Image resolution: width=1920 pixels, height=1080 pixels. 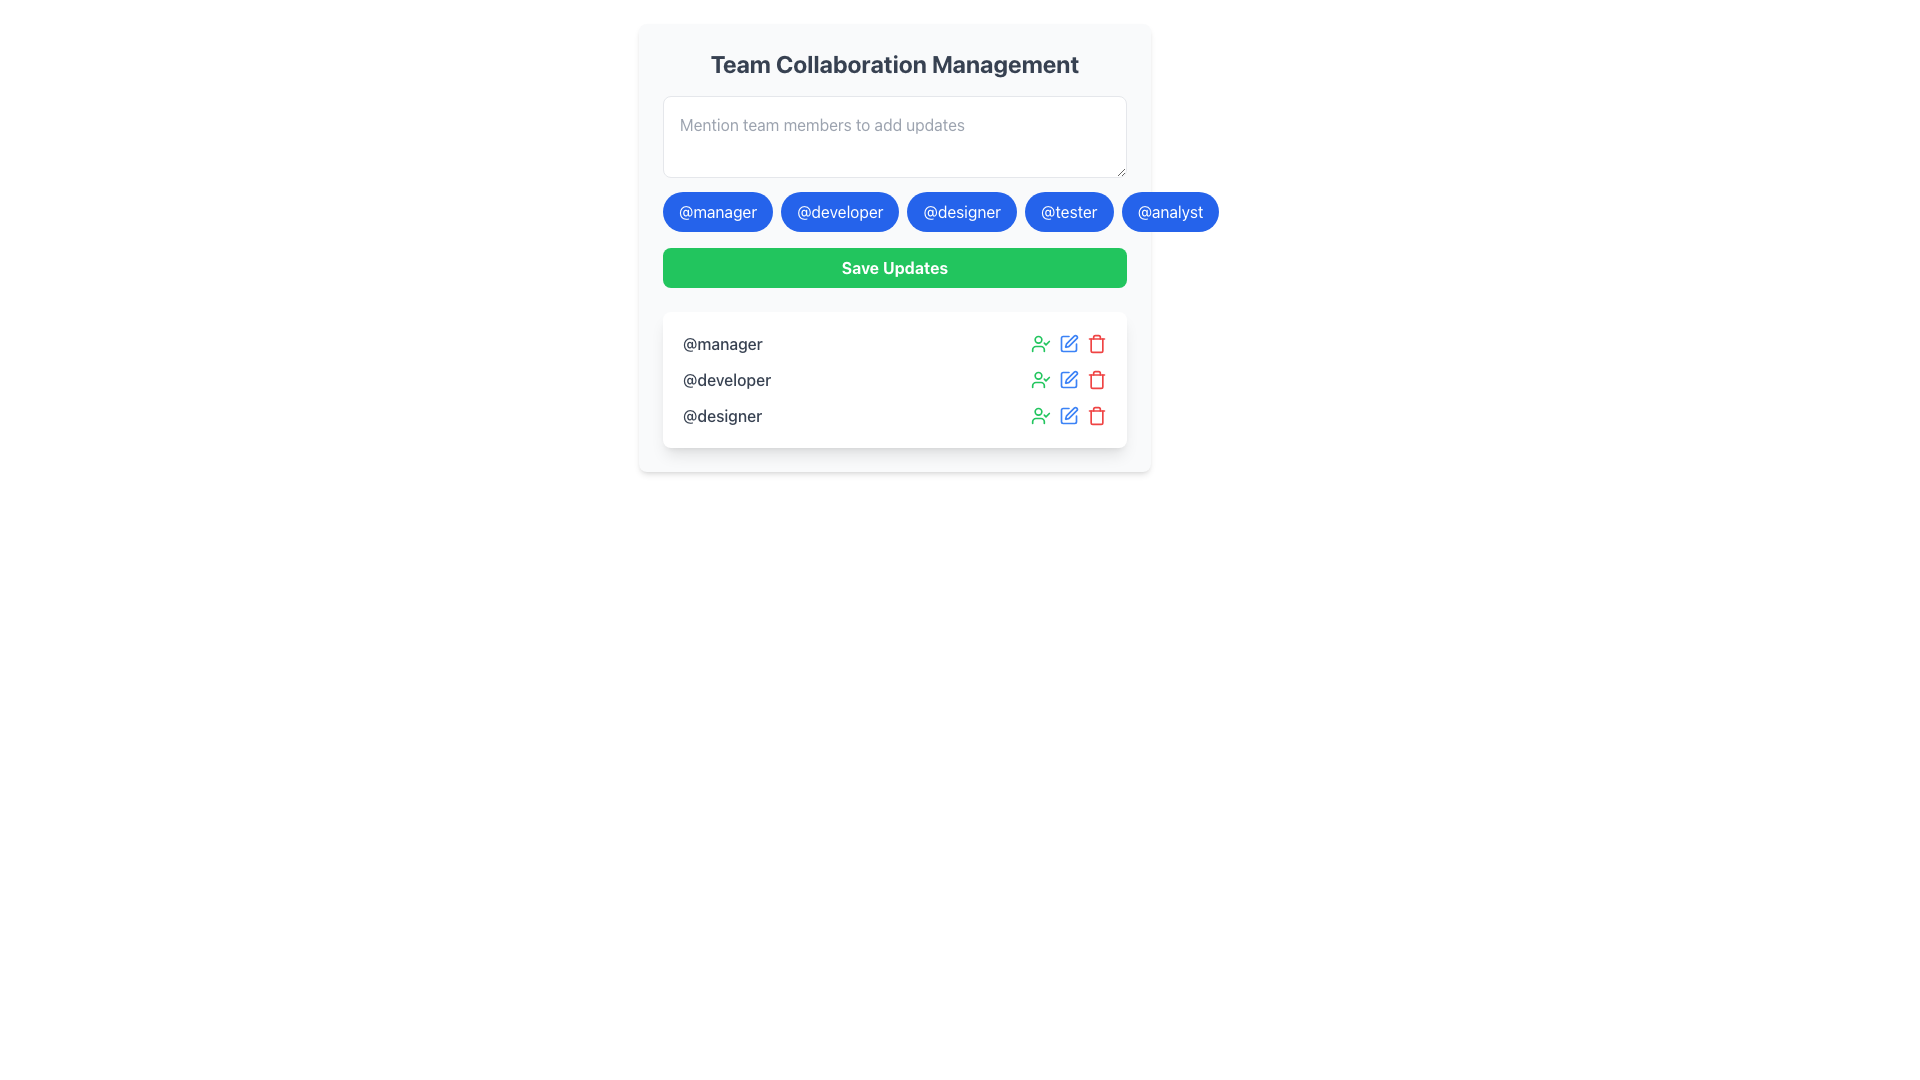 I want to click on the square and pen icon to the left of the text '@developer' in the list of team members, so click(x=1068, y=380).